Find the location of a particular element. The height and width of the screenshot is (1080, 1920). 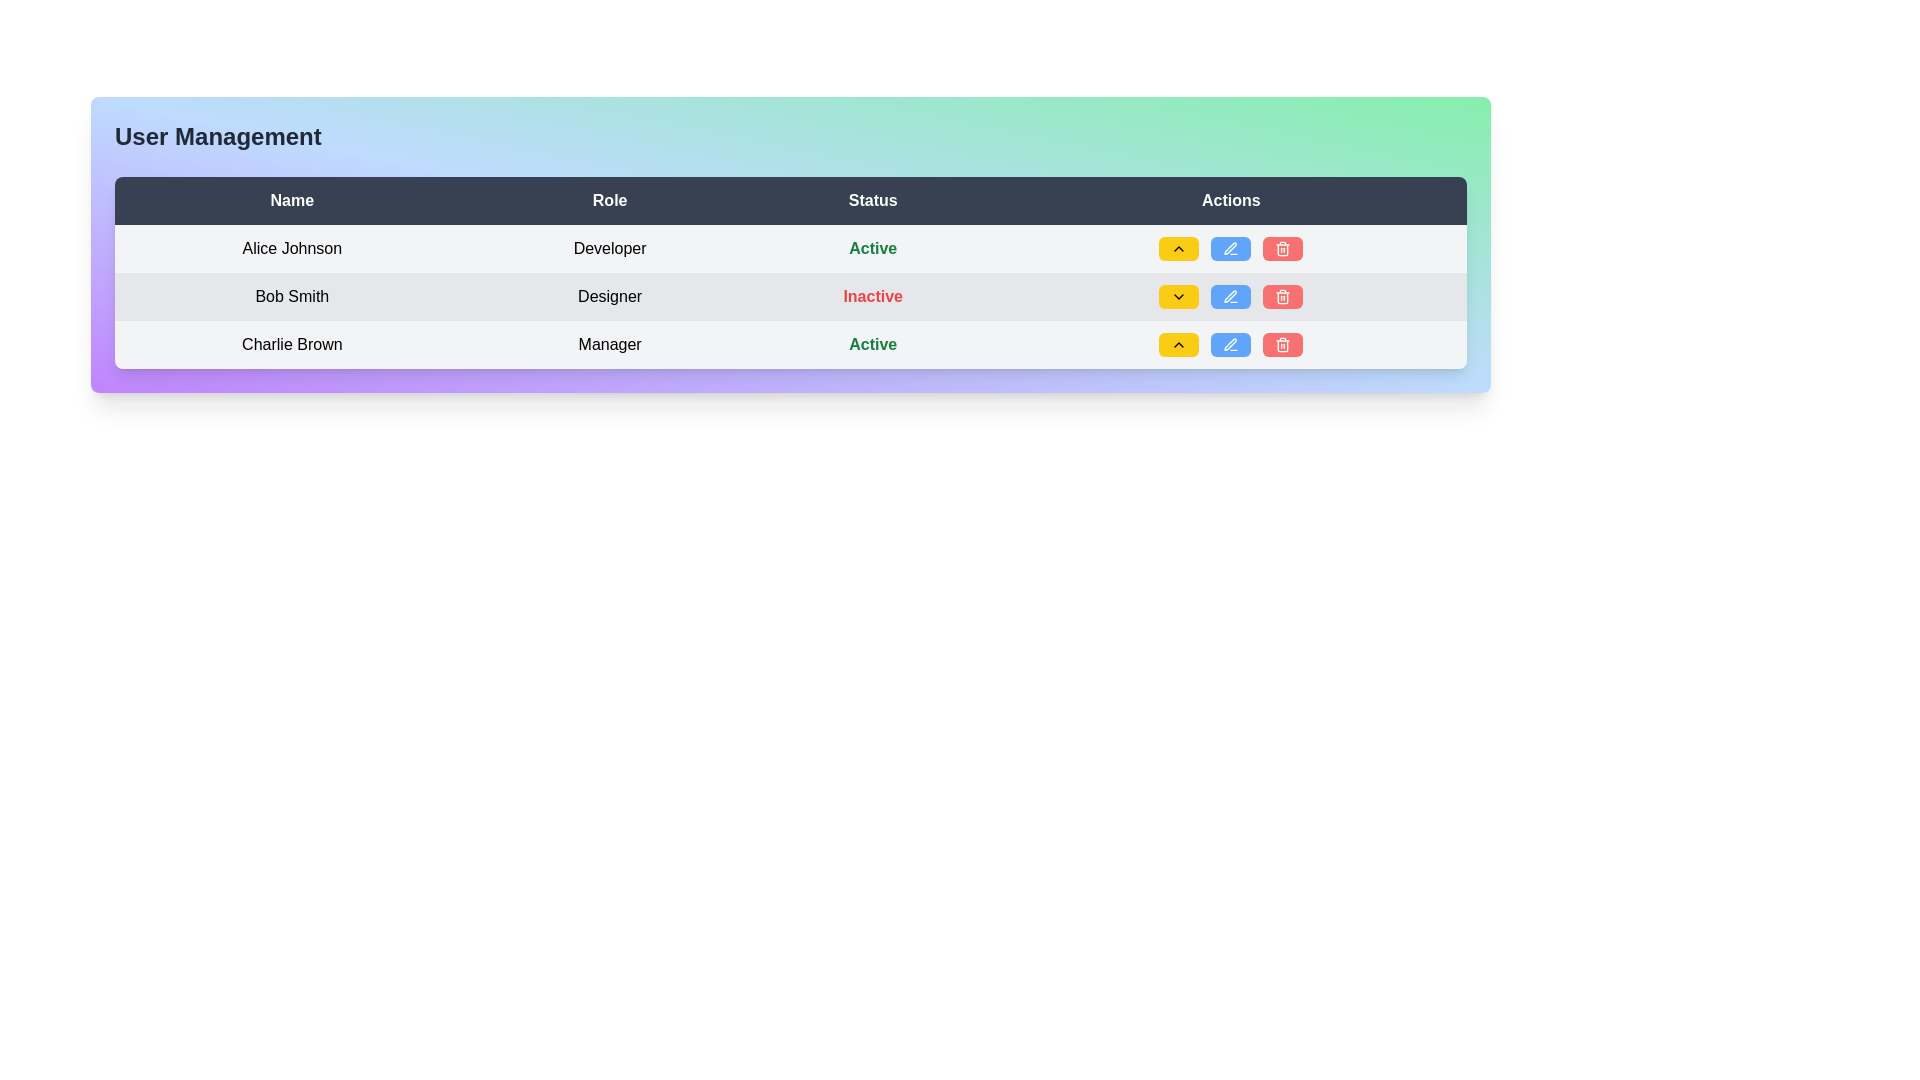

the deletion icon button located in the 'Actions' column of the second row corresponding to user 'Bob Smith' is located at coordinates (1283, 343).